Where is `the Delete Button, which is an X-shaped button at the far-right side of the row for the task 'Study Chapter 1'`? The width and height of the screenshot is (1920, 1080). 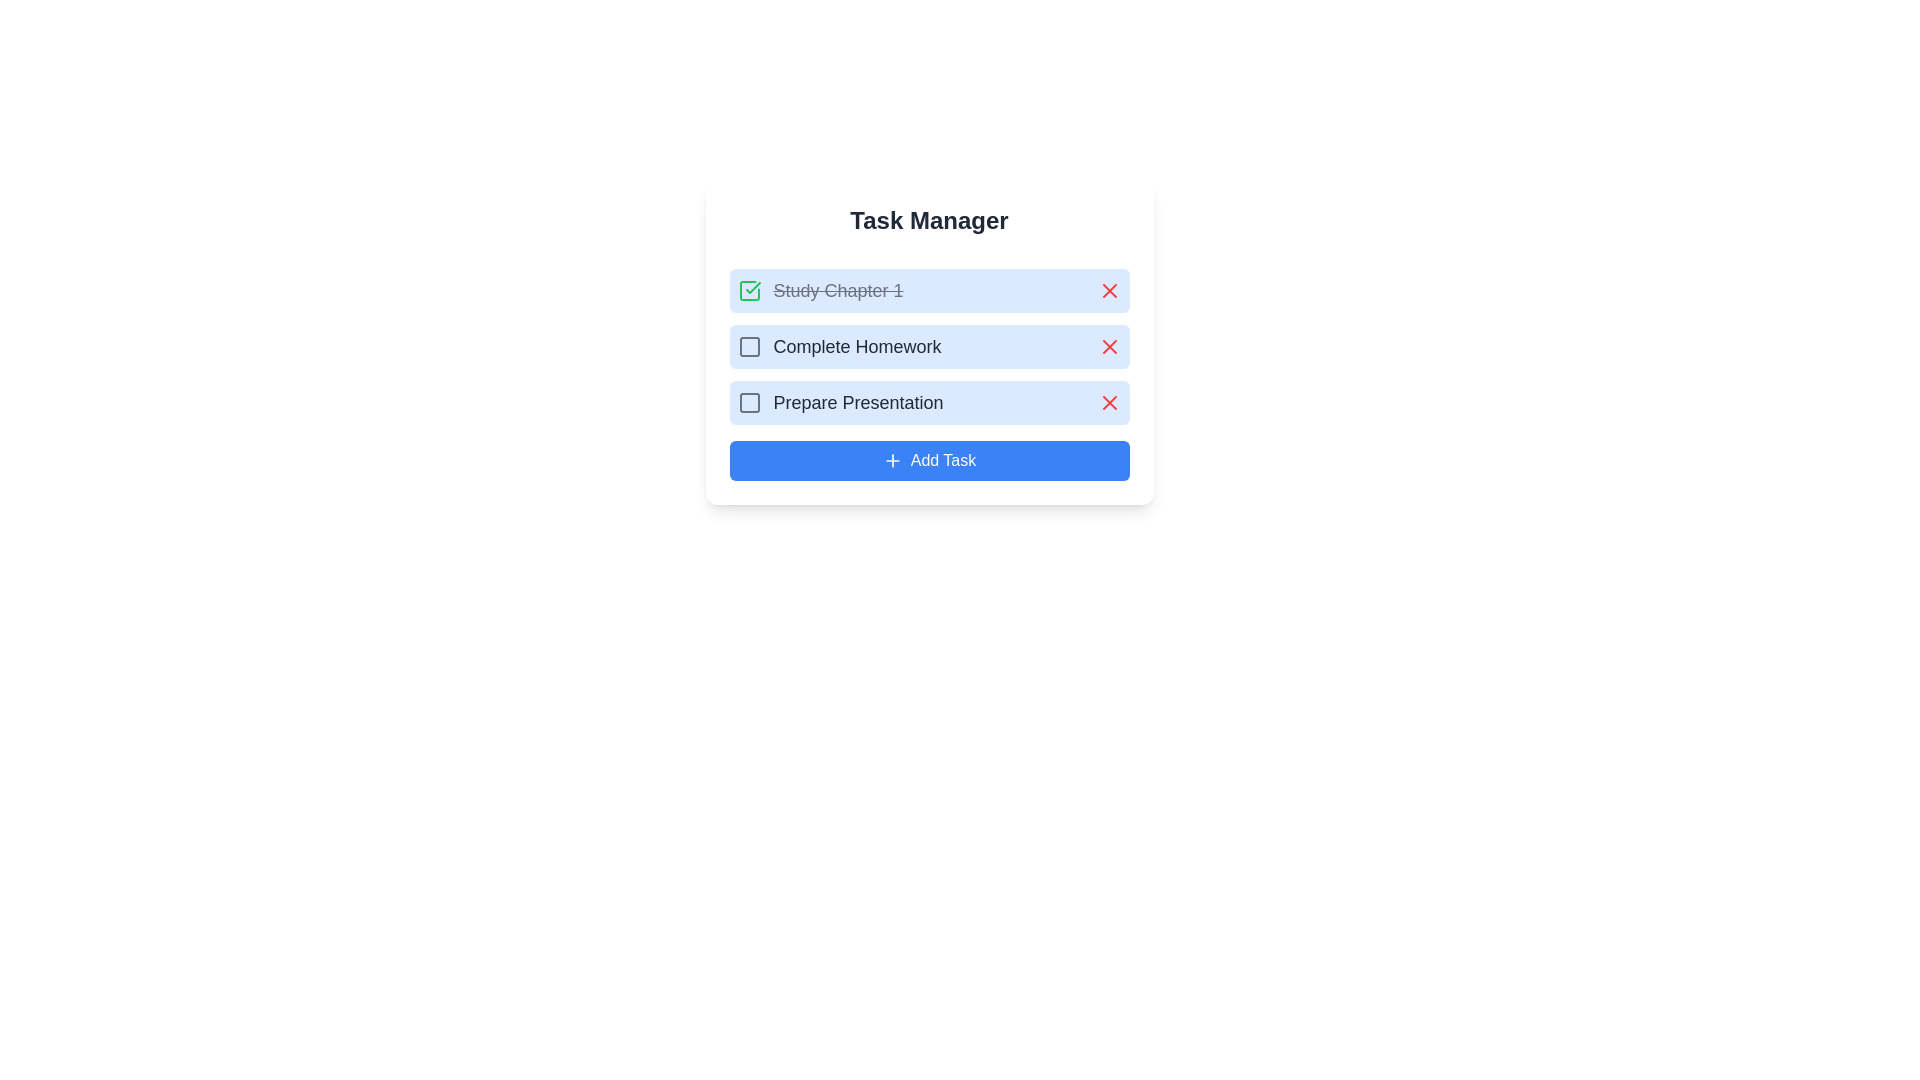 the Delete Button, which is an X-shaped button at the far-right side of the row for the task 'Study Chapter 1' is located at coordinates (1108, 290).